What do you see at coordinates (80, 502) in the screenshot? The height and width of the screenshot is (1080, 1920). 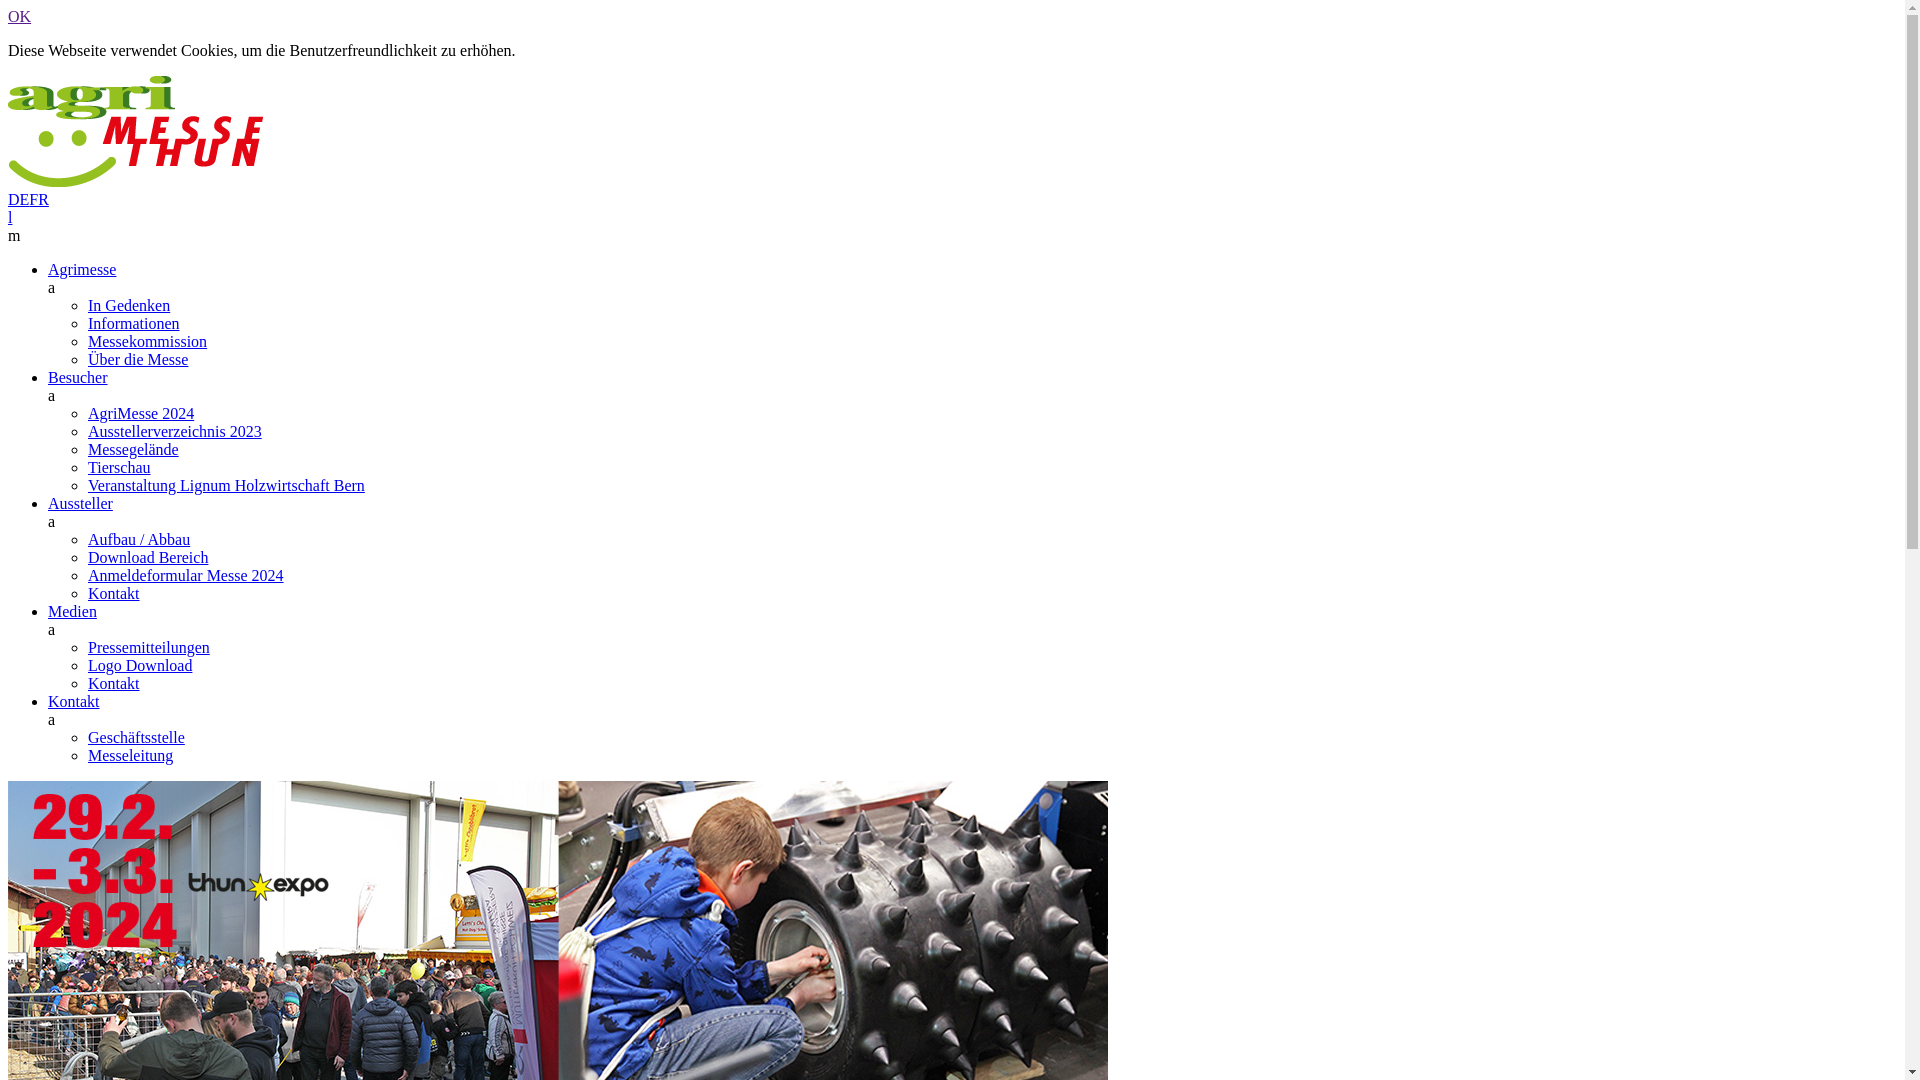 I see `'Aussteller'` at bounding box center [80, 502].